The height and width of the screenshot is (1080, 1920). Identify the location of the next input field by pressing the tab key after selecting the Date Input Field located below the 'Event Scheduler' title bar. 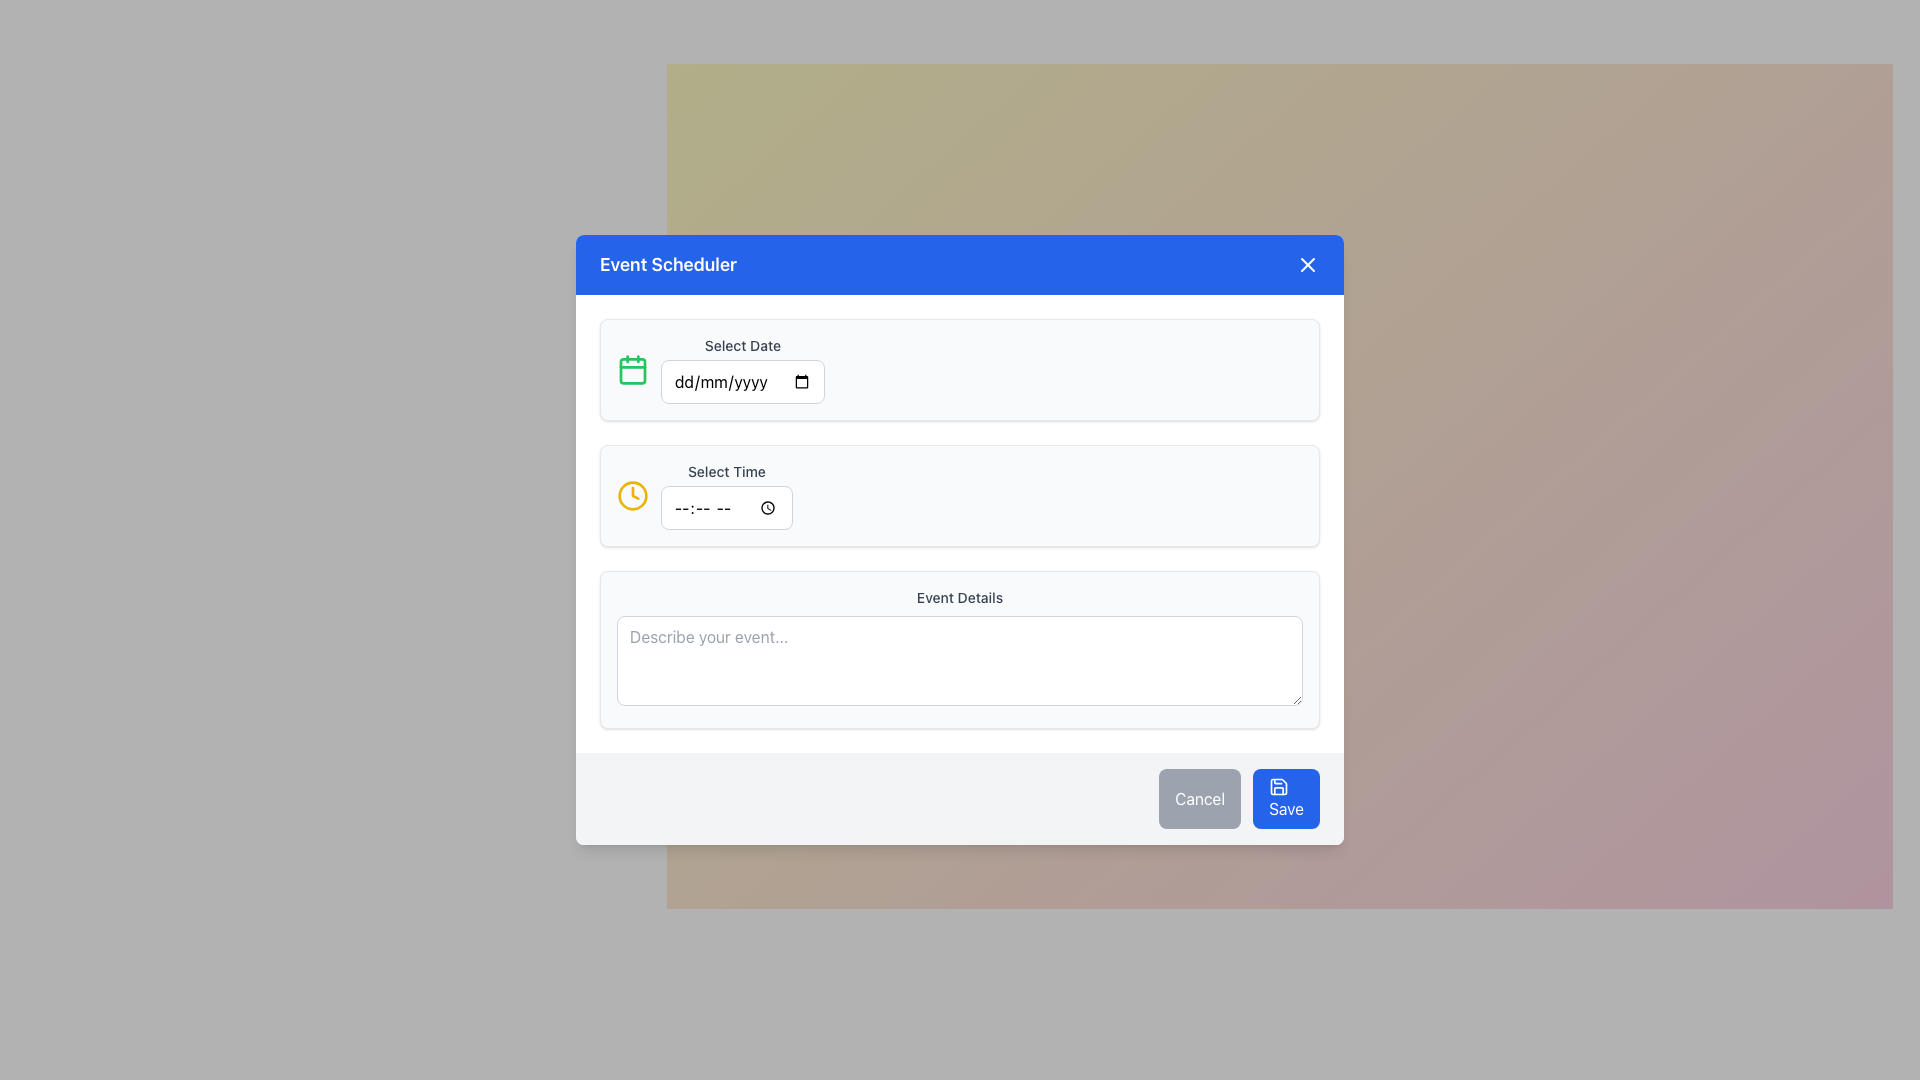
(742, 370).